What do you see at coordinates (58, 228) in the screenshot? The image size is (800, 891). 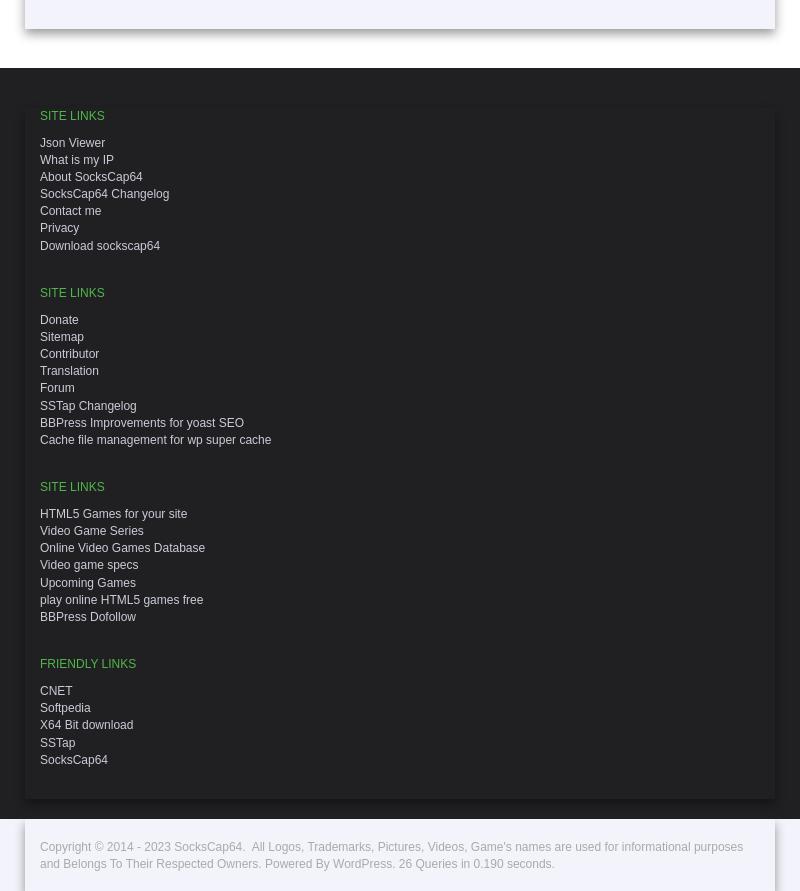 I see `'Privacy'` at bounding box center [58, 228].